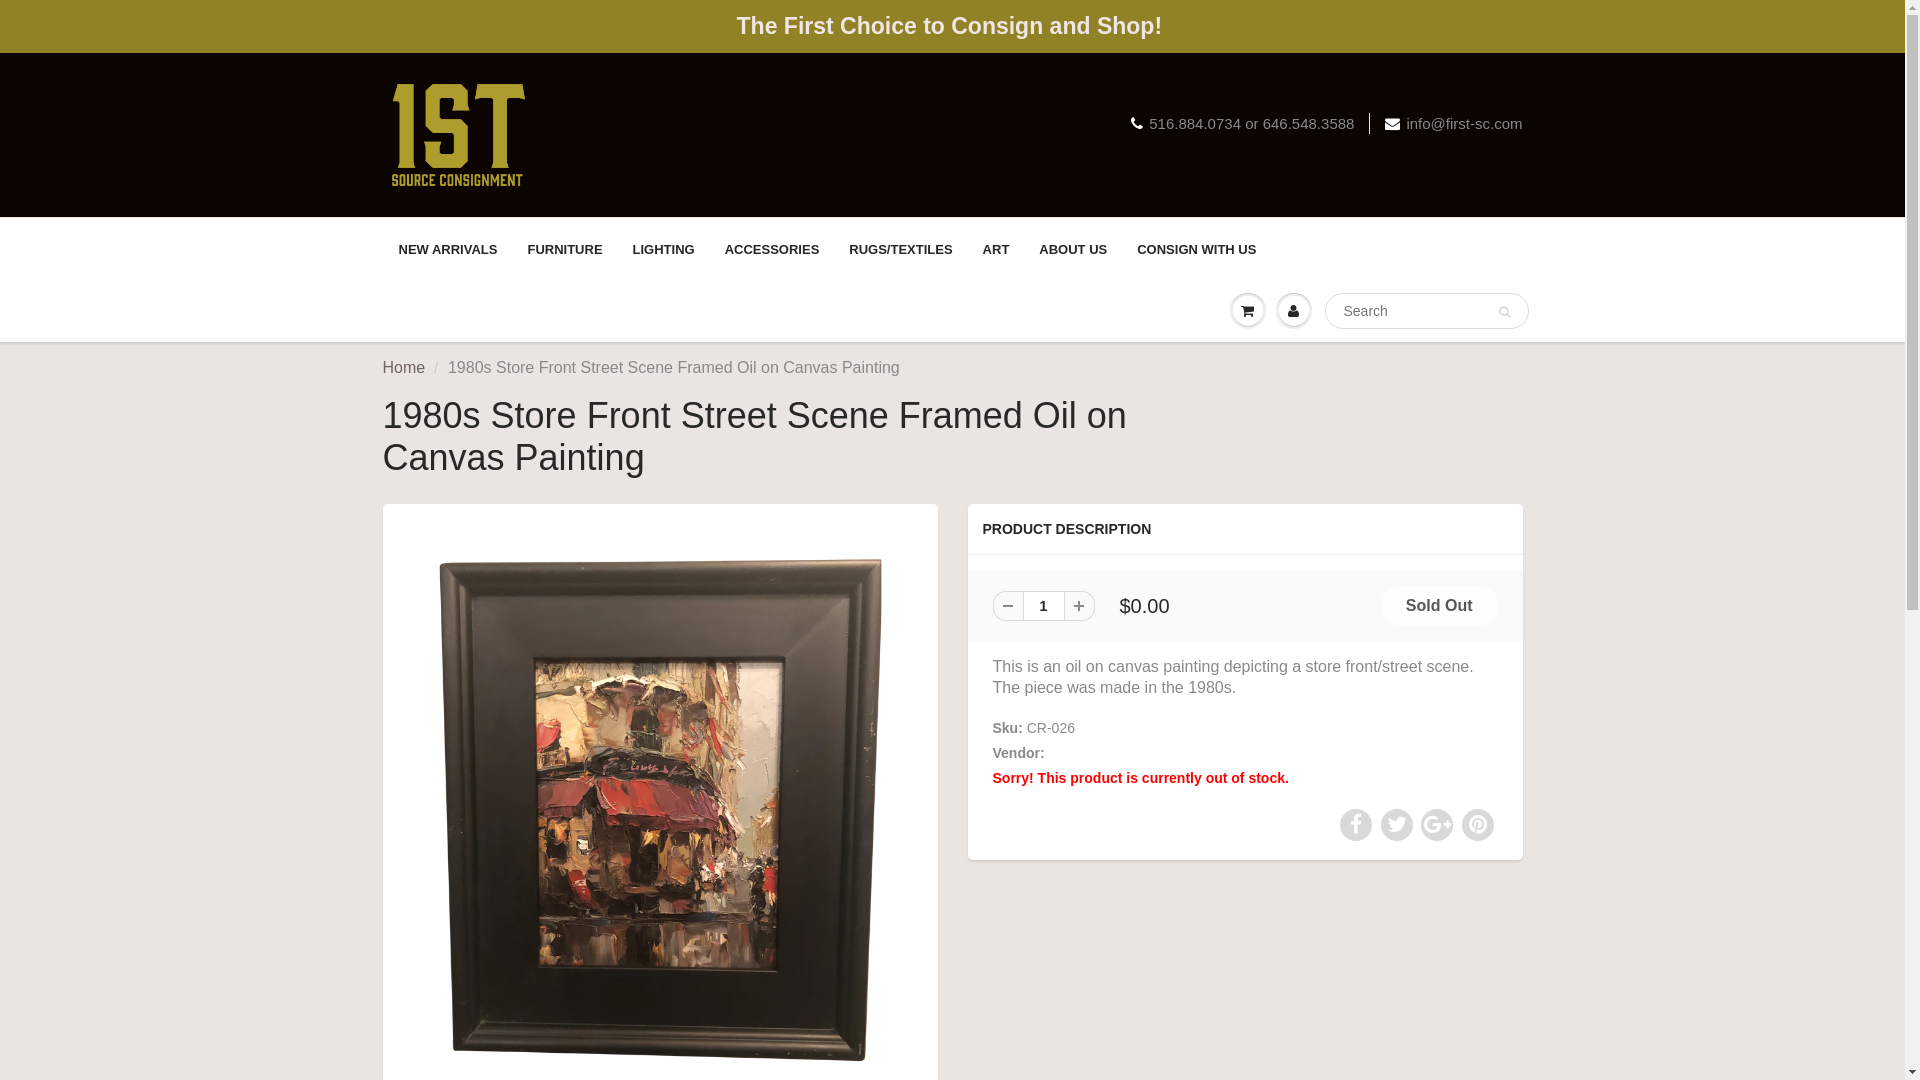 The image size is (1920, 1080). What do you see at coordinates (1125, 752) in the screenshot?
I see `'1st Source Consignment'` at bounding box center [1125, 752].